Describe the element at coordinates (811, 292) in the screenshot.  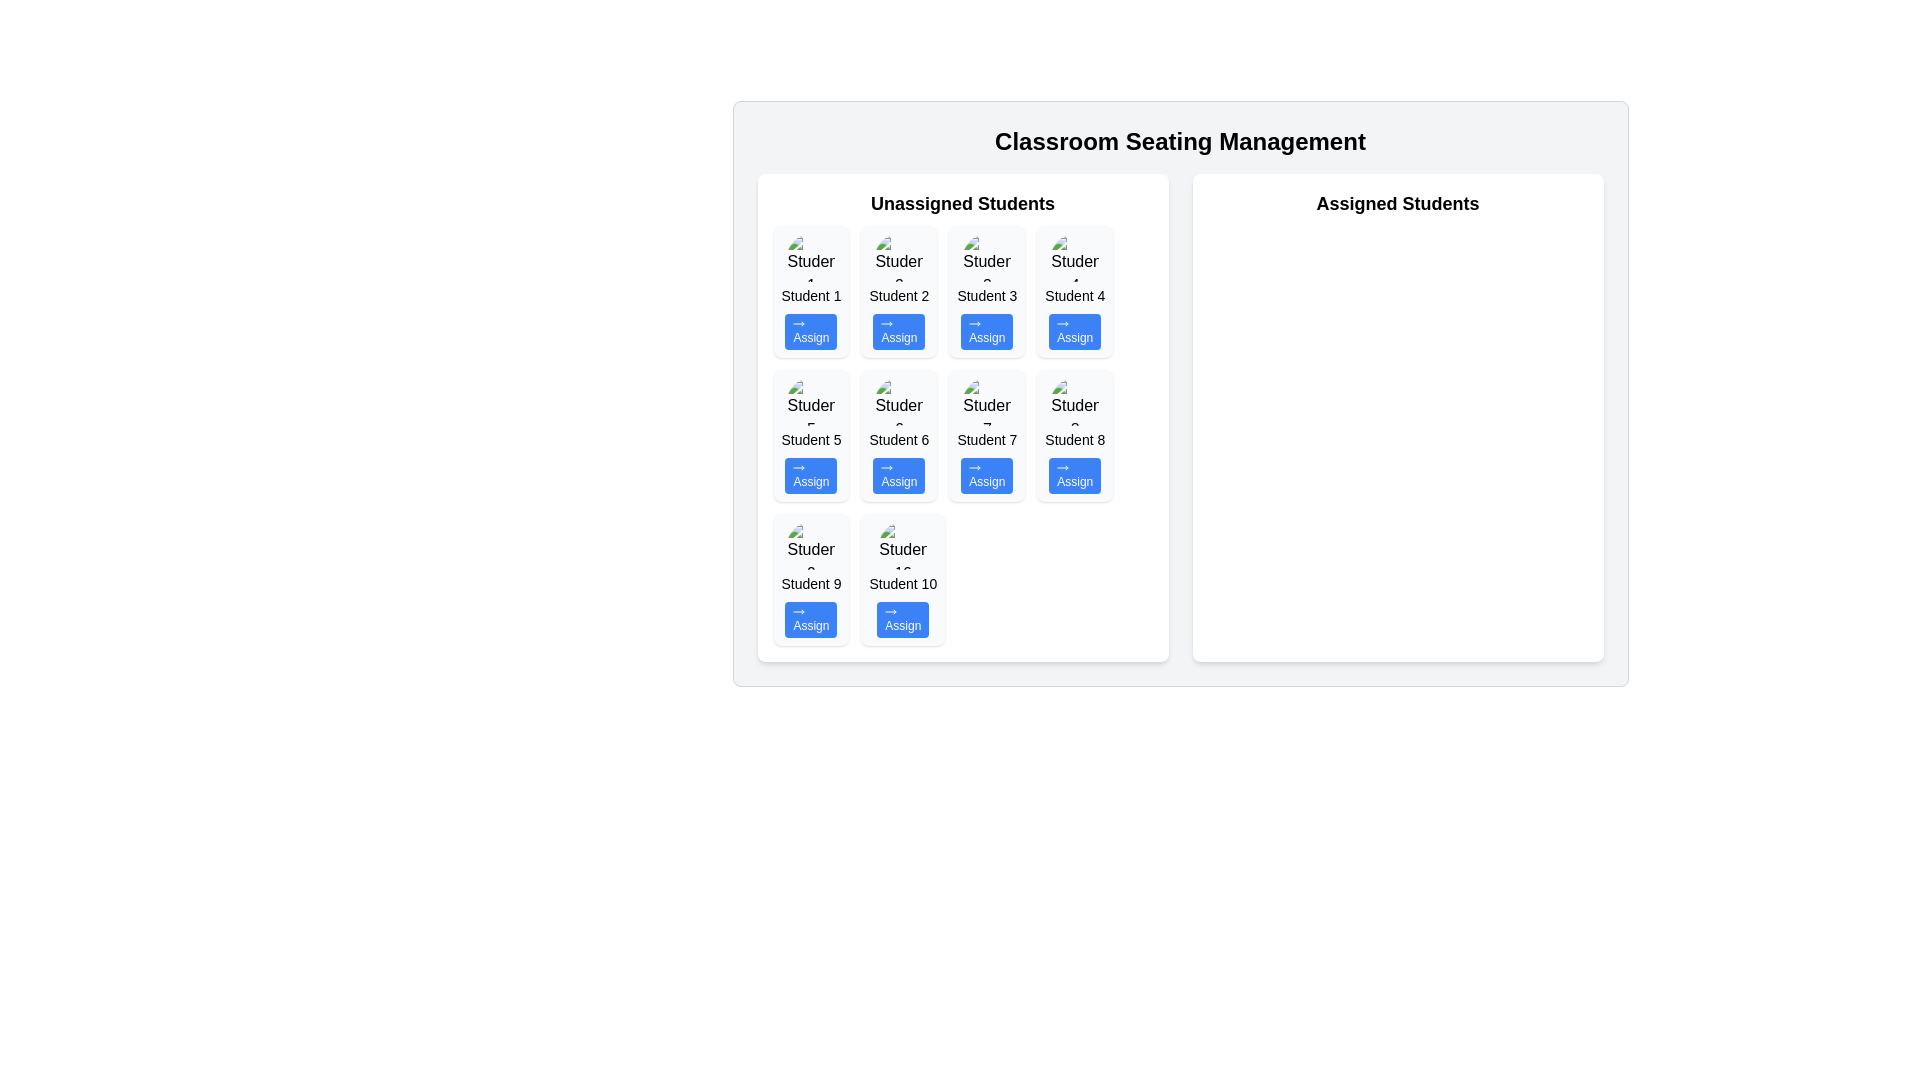
I see `the first card in the 'Unassigned Students' section` at that location.